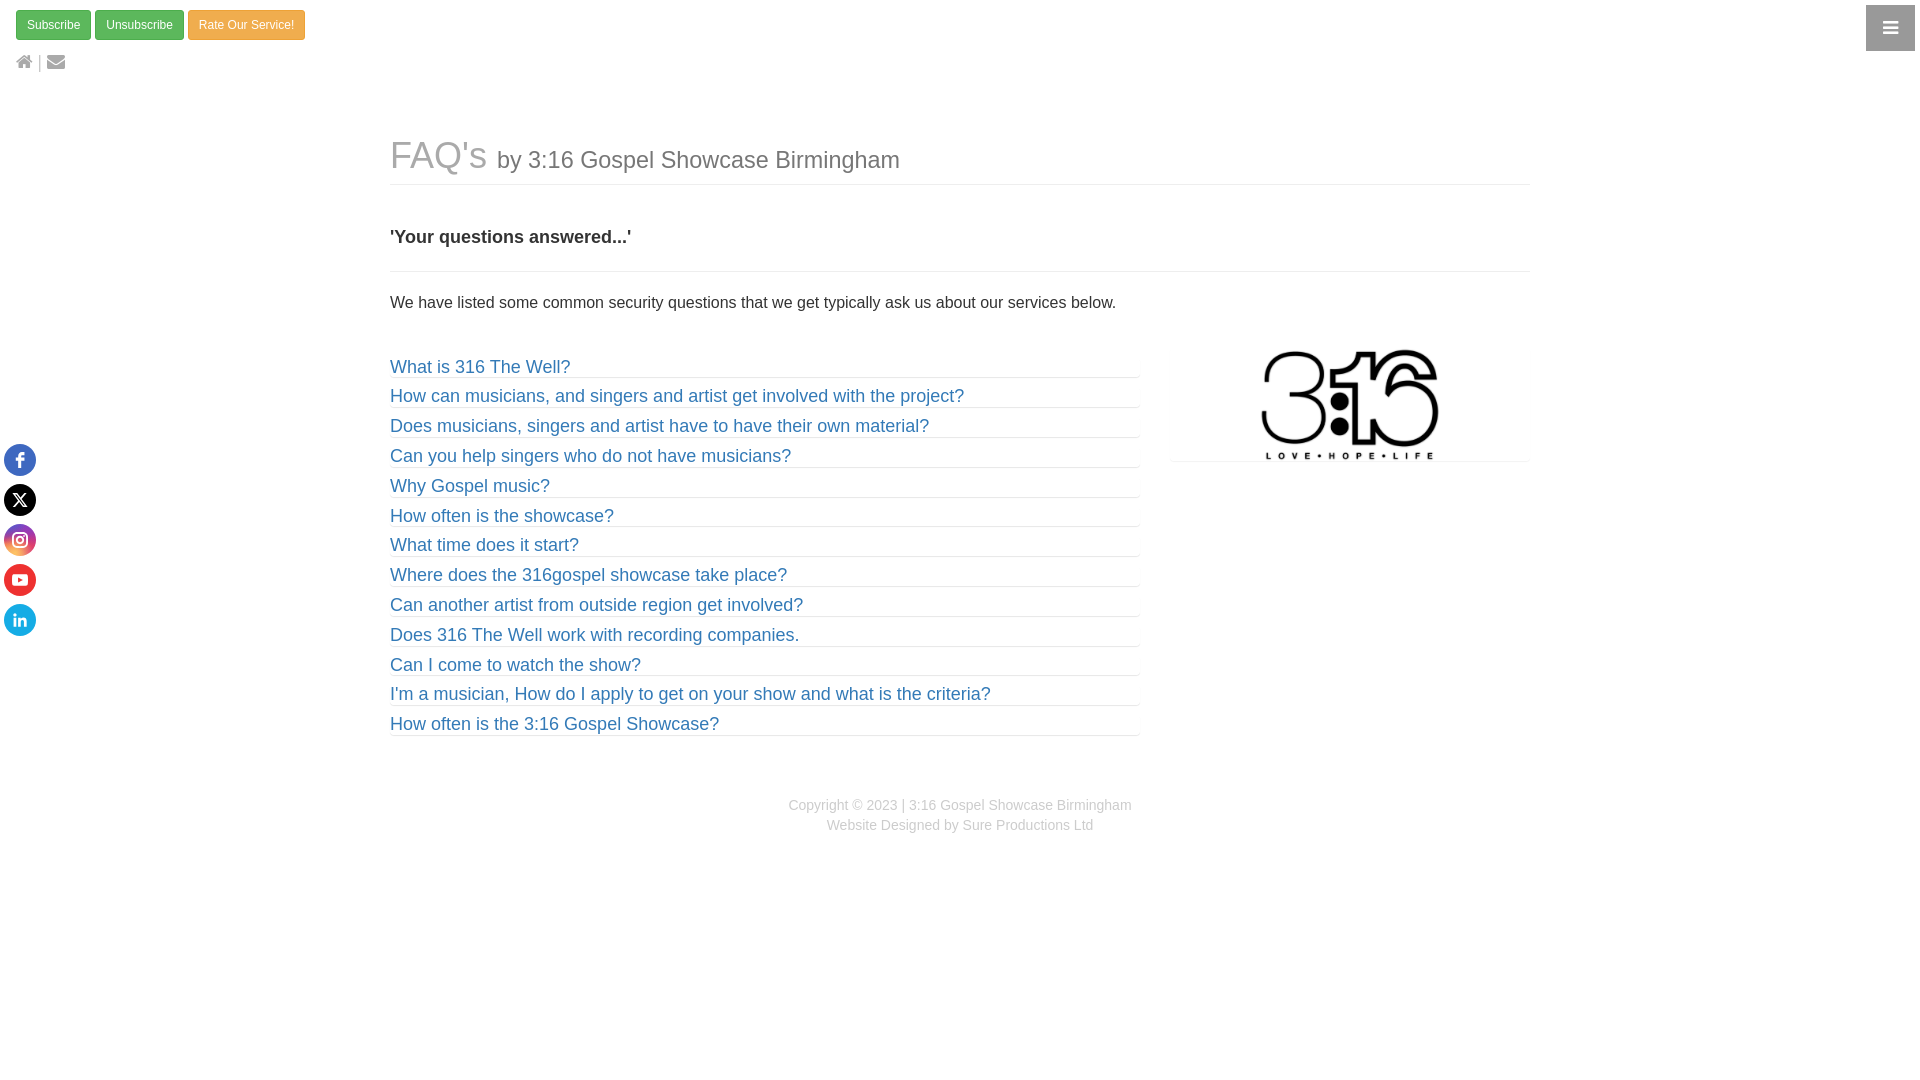 Image resolution: width=1920 pixels, height=1080 pixels. What do you see at coordinates (19, 619) in the screenshot?
I see `'LinkedIn'` at bounding box center [19, 619].